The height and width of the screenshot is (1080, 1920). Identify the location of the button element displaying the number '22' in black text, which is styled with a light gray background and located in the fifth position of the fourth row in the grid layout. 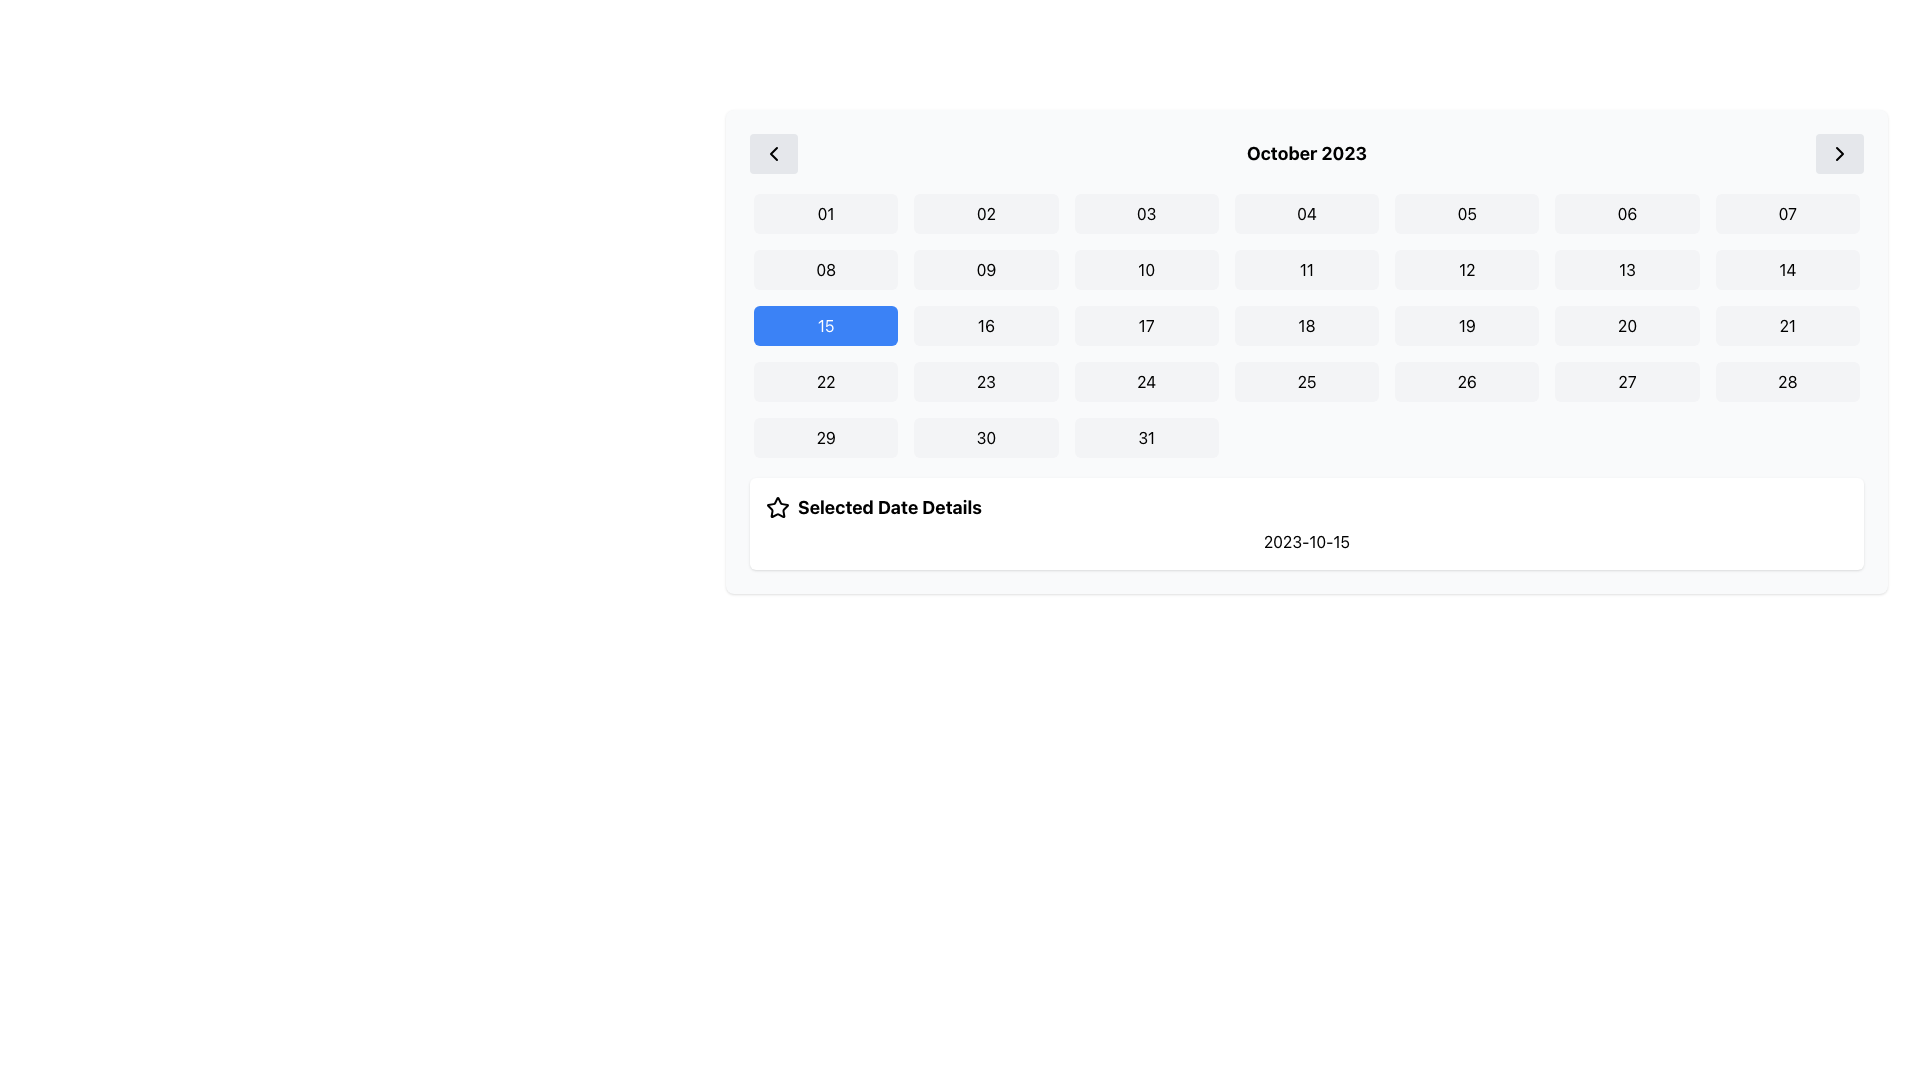
(826, 381).